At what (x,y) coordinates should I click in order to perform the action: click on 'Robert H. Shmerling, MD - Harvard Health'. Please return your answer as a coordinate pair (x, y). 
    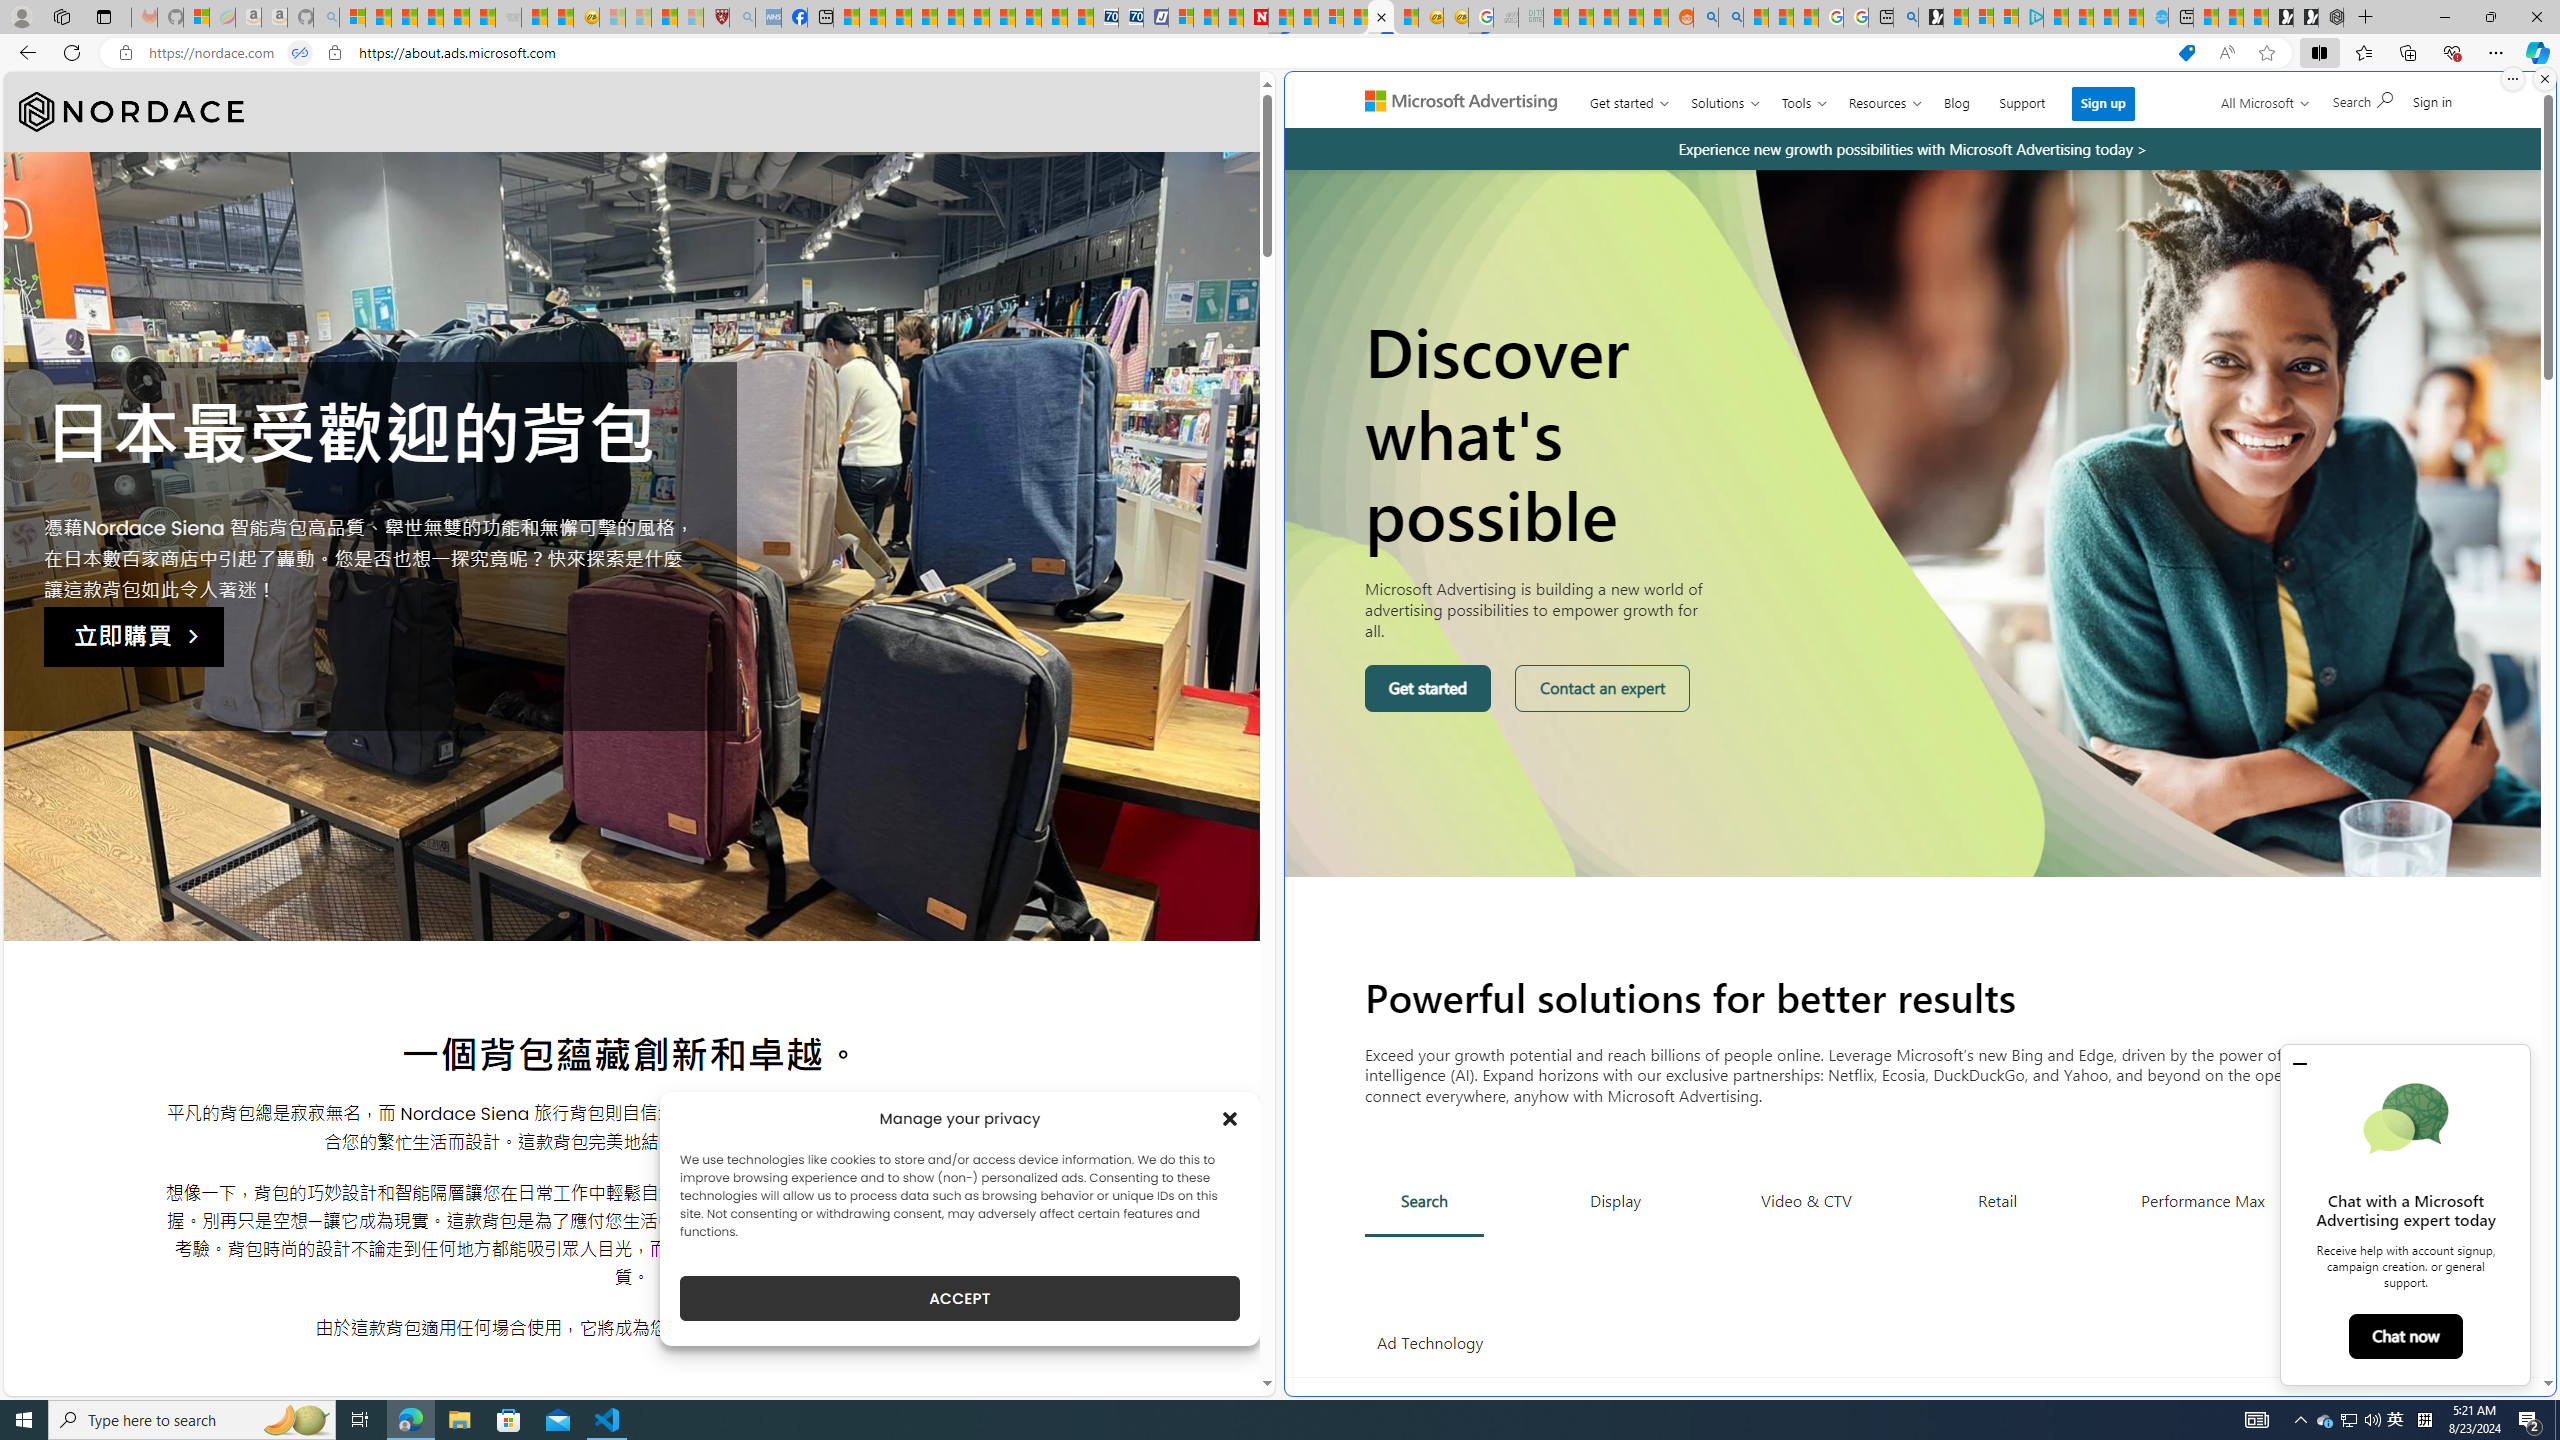
    Looking at the image, I should click on (714, 16).